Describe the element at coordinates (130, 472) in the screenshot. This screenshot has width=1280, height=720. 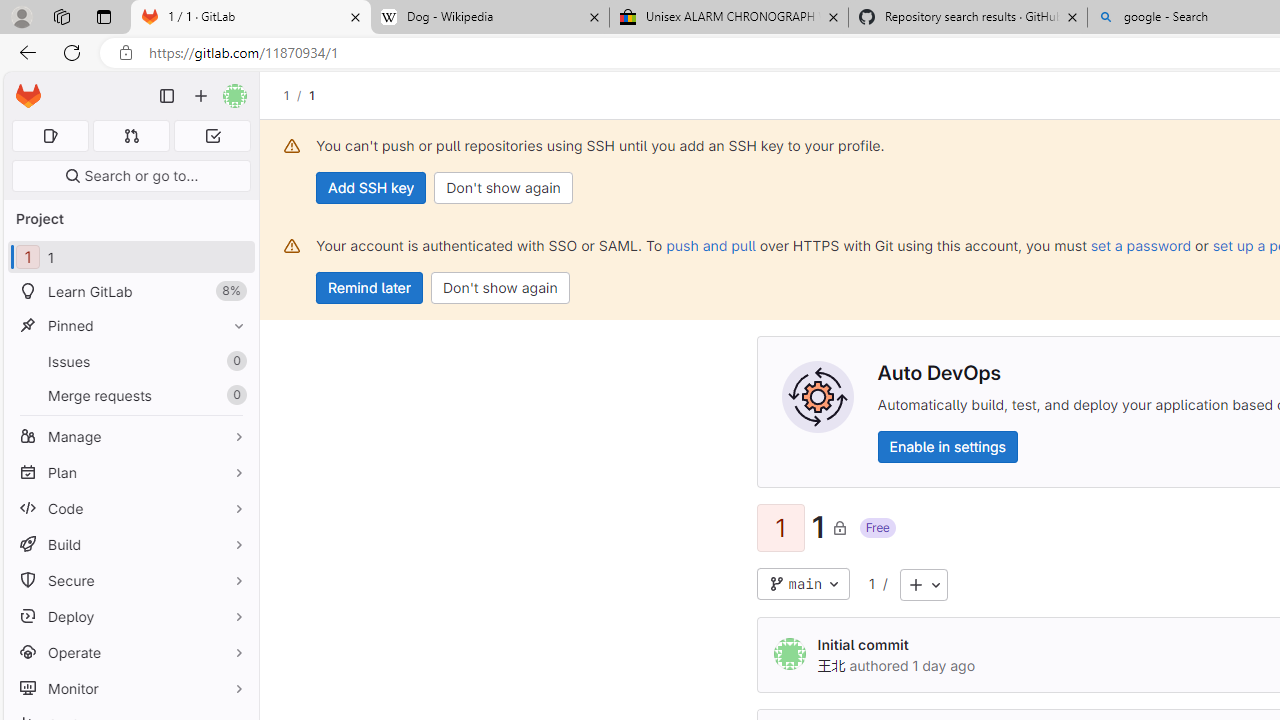
I see `'Plan'` at that location.